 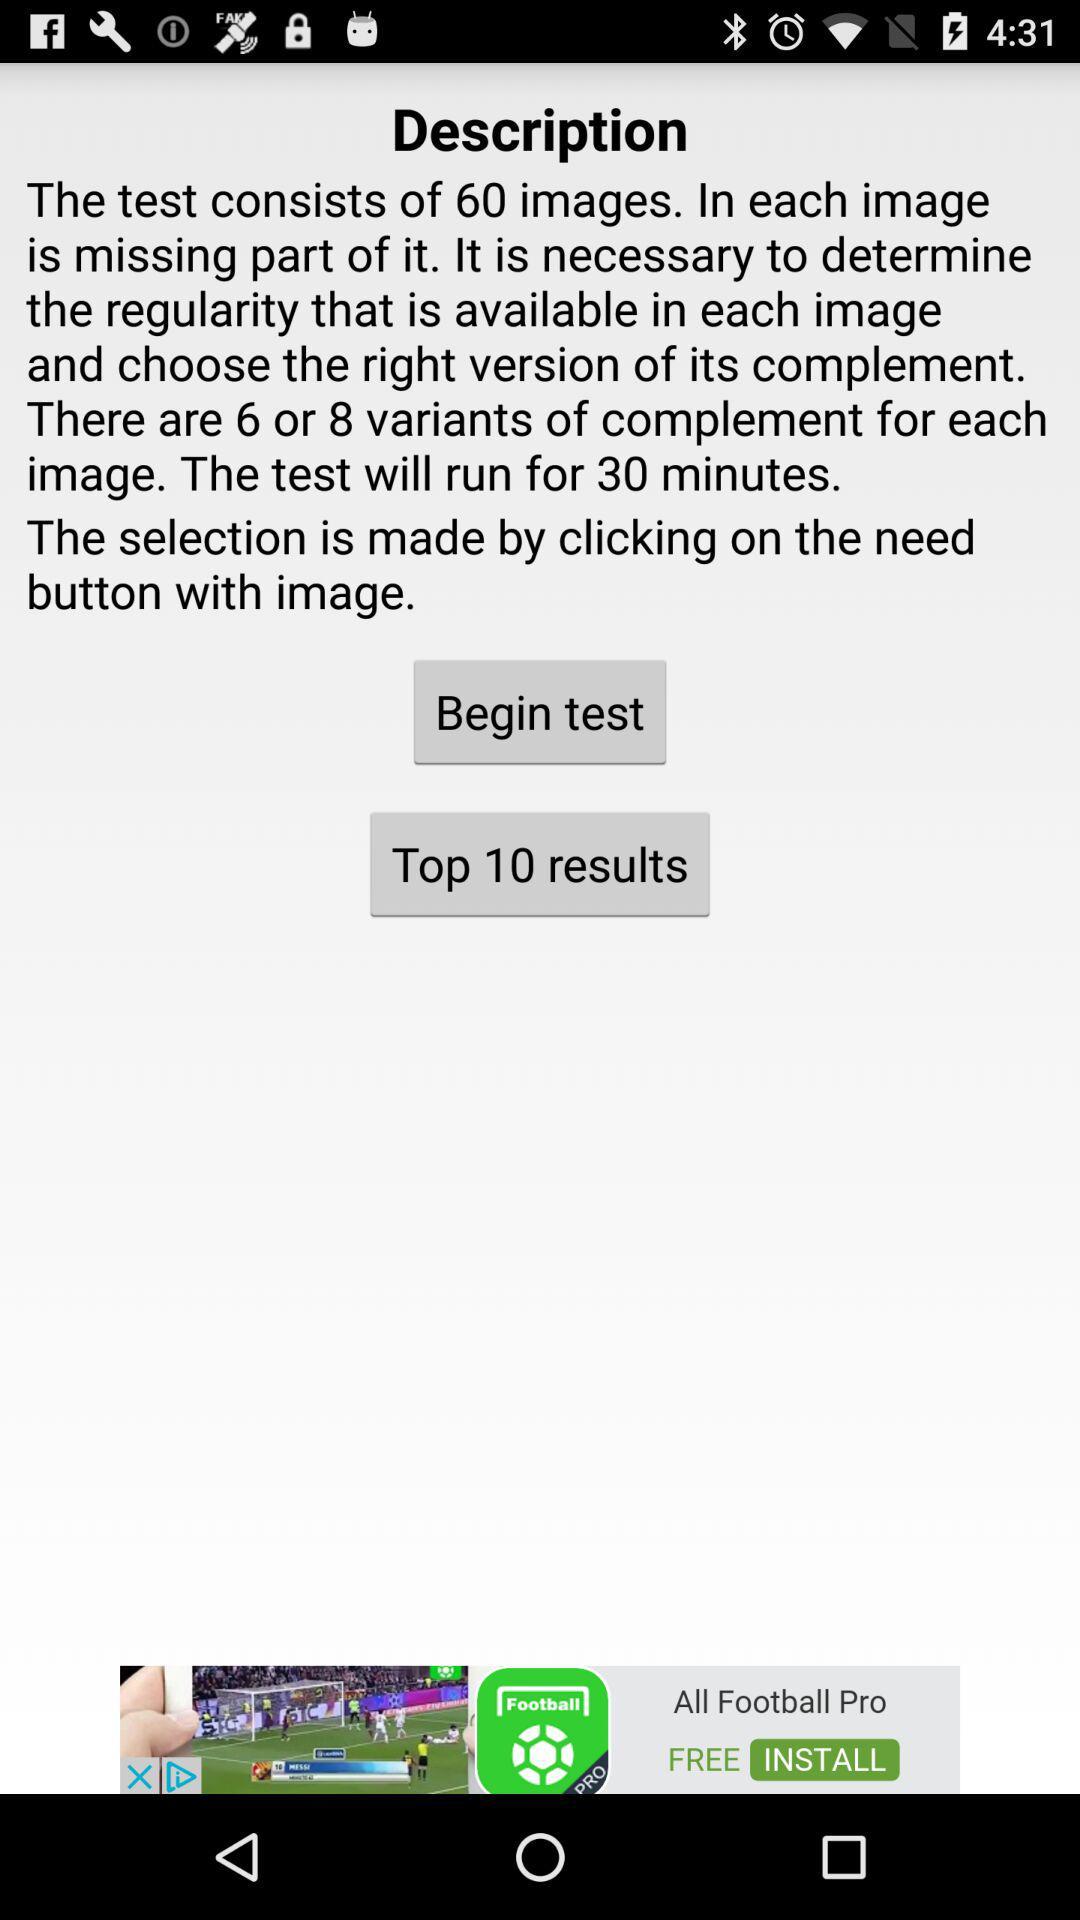 What do you see at coordinates (540, 1727) in the screenshot?
I see `launch advertisement` at bounding box center [540, 1727].